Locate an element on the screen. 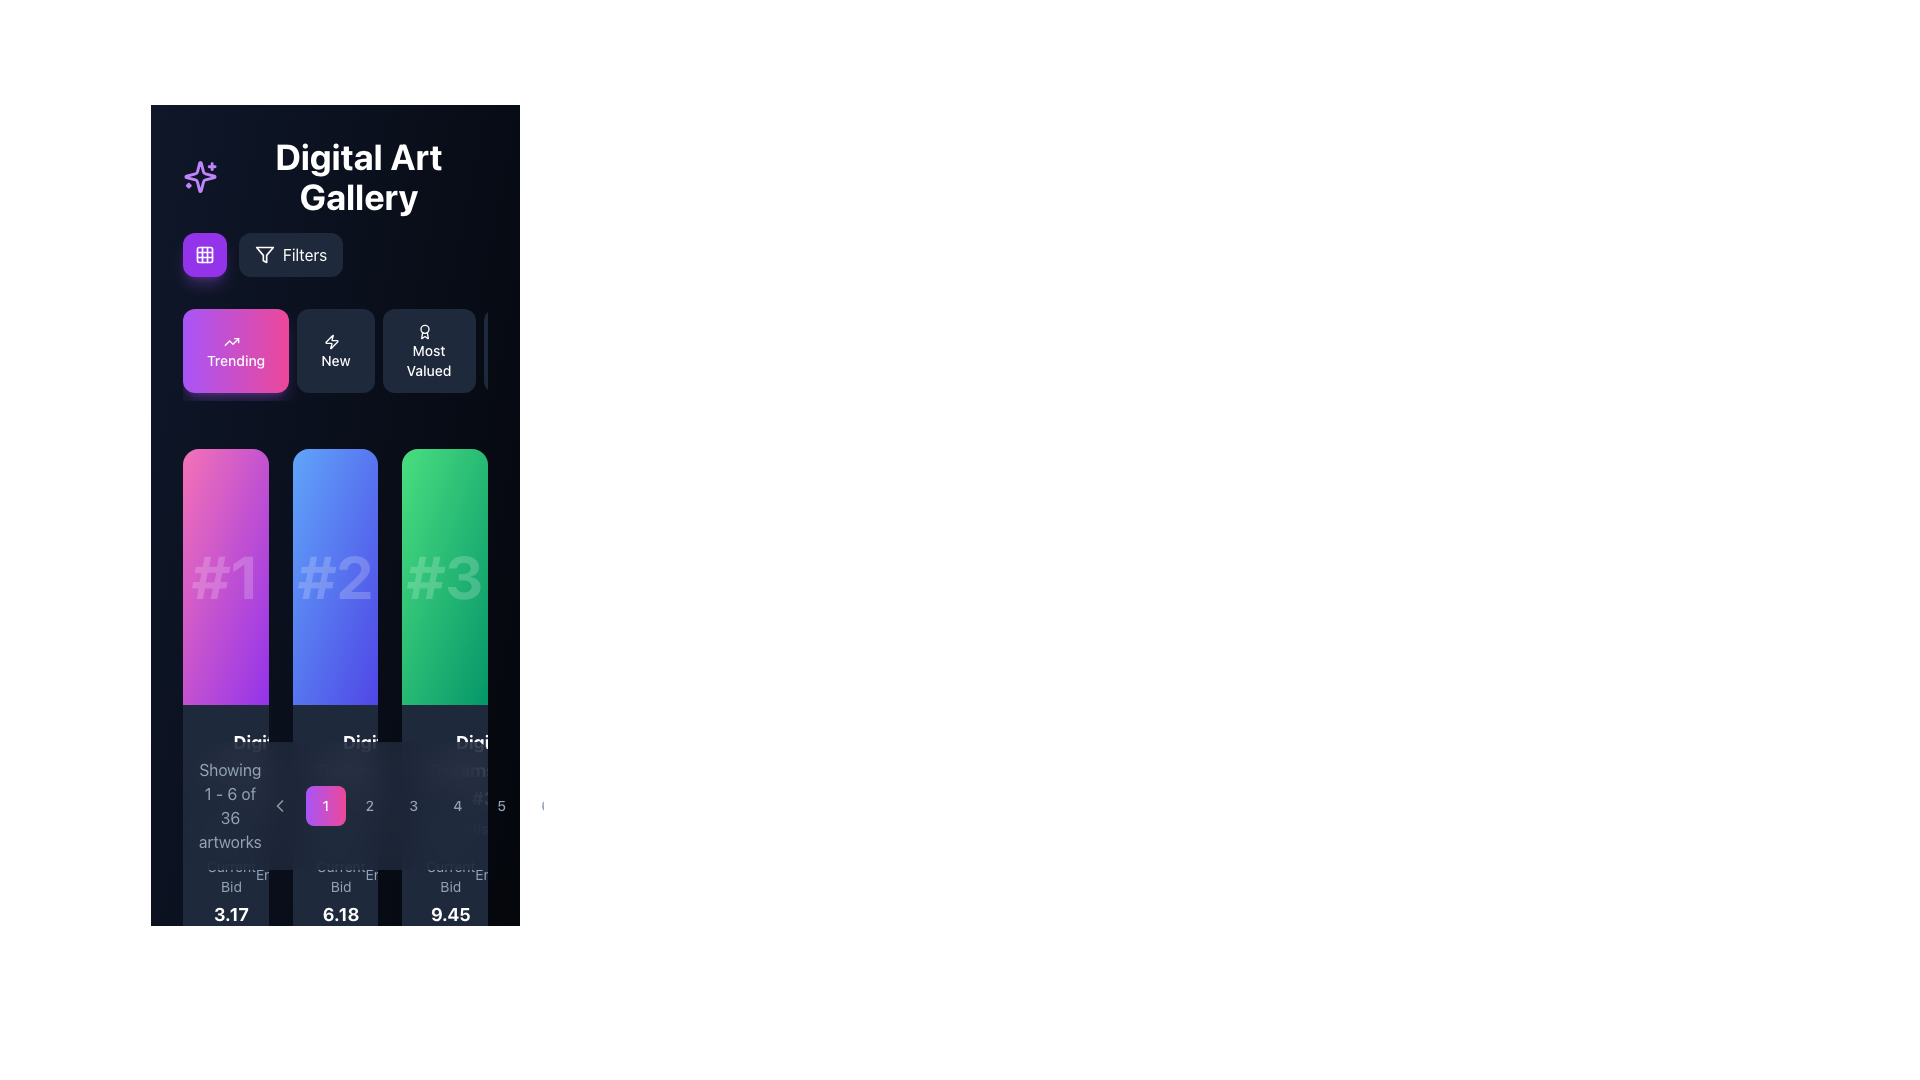 The height and width of the screenshot is (1080, 1920). the Label that captions the current bid value of '6.18 ETH' in the lower section of the card layout is located at coordinates (341, 875).